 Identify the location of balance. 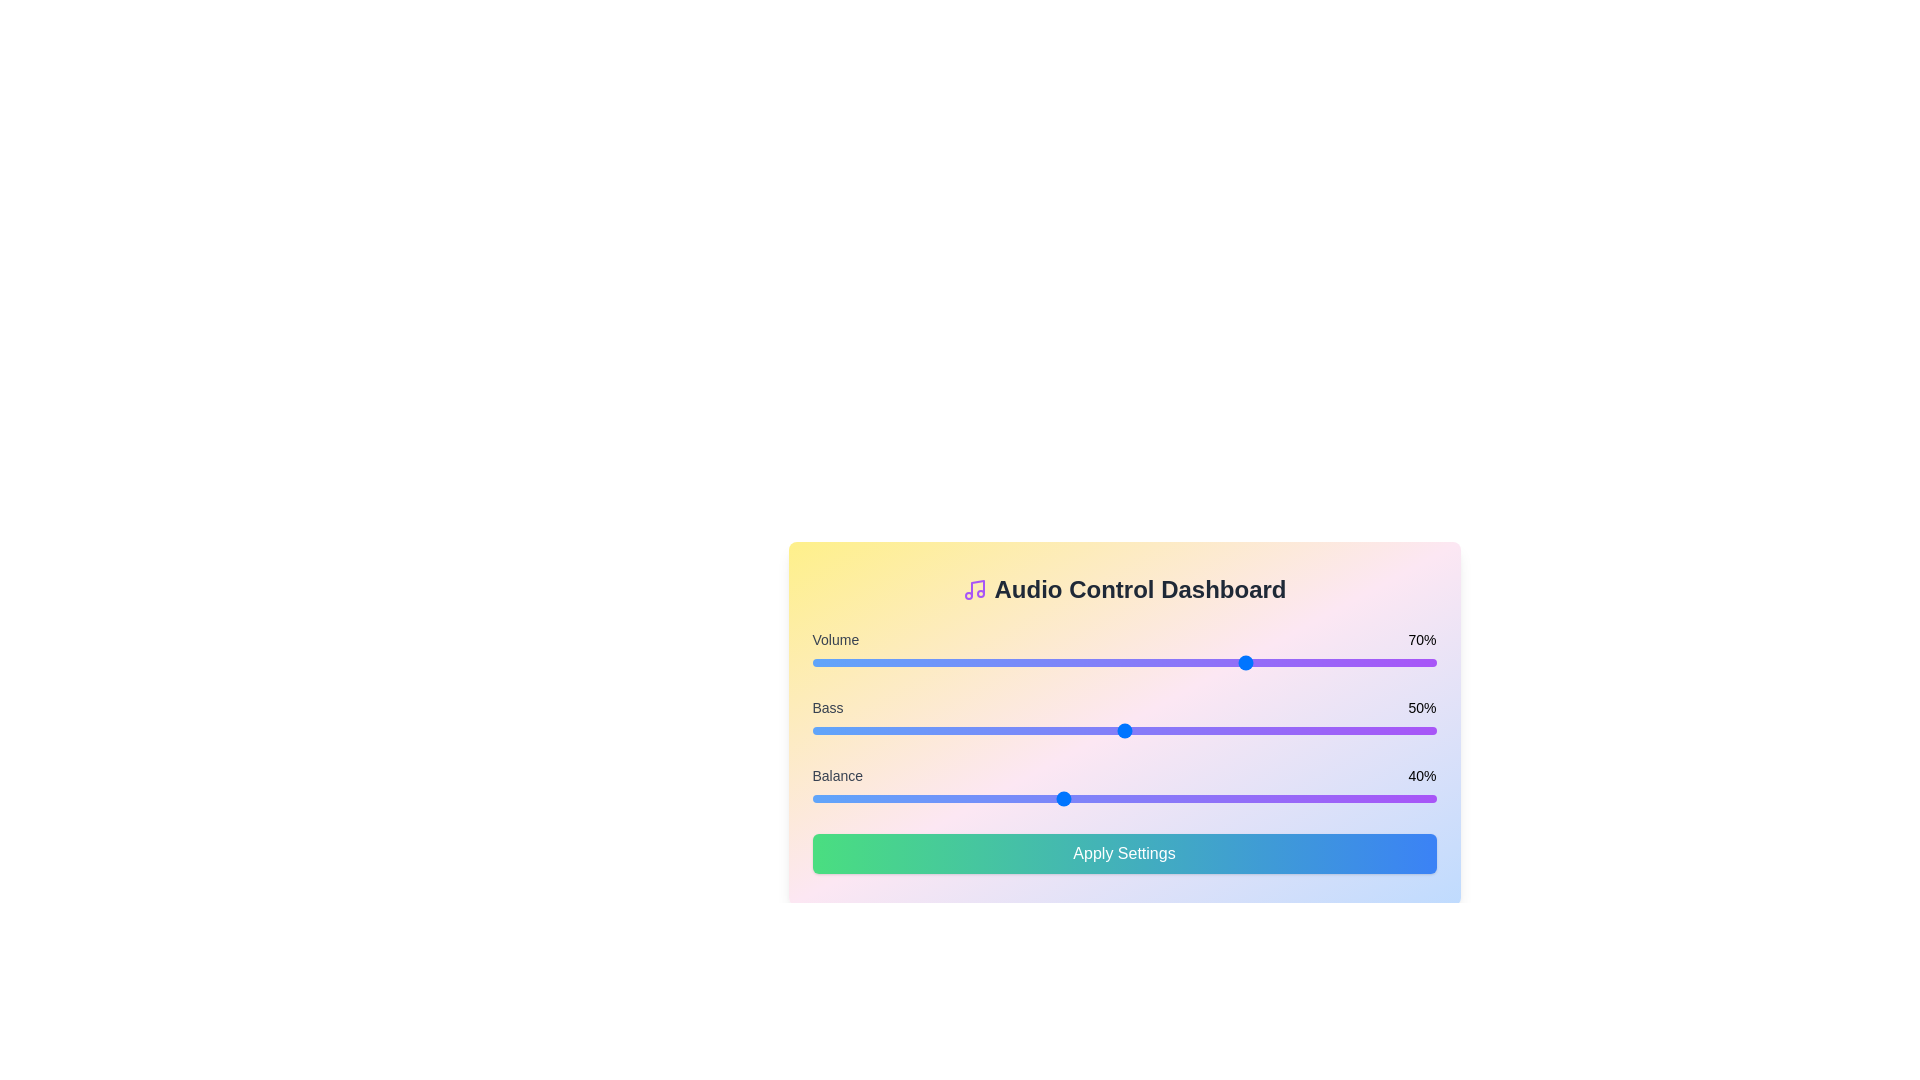
(1067, 797).